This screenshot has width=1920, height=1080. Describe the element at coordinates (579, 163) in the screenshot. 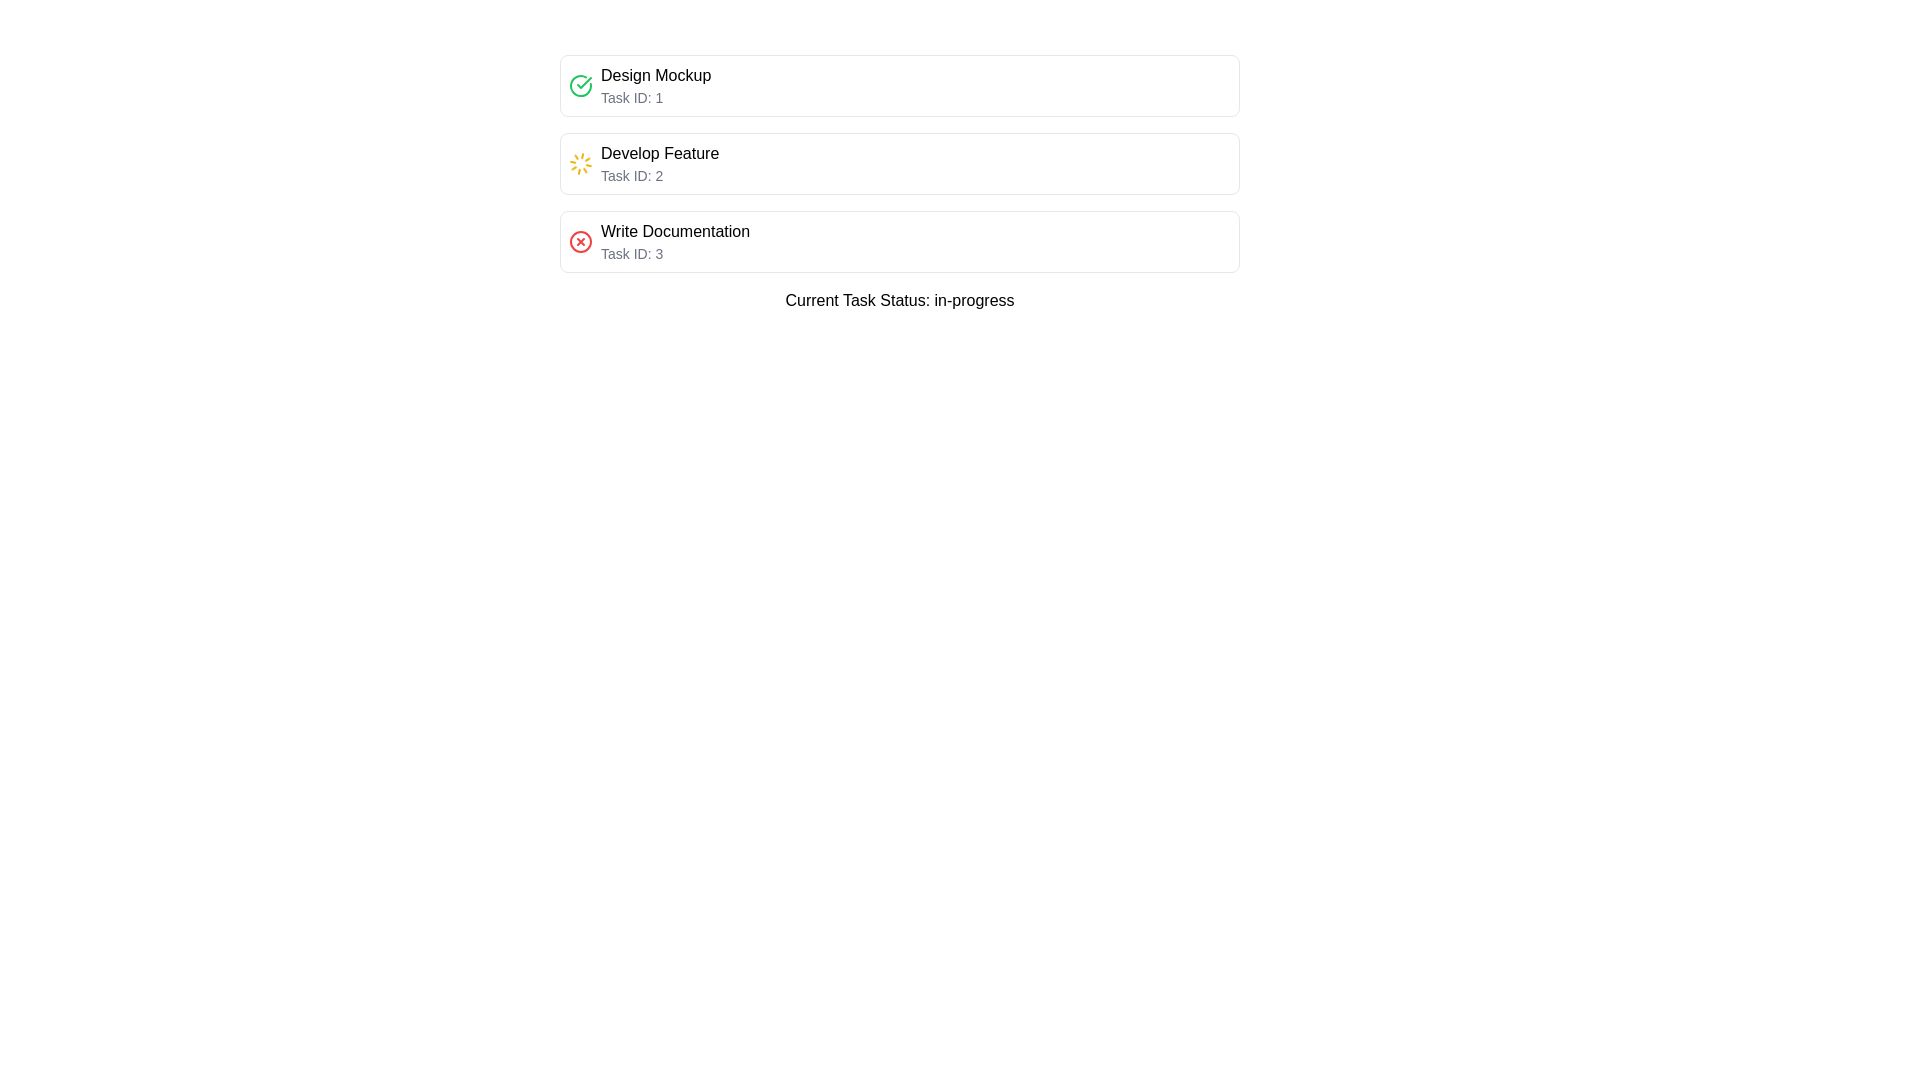

I see `the yellow loading spinner animation located in the 'Develop Feature' task section to monitor task progress` at that location.